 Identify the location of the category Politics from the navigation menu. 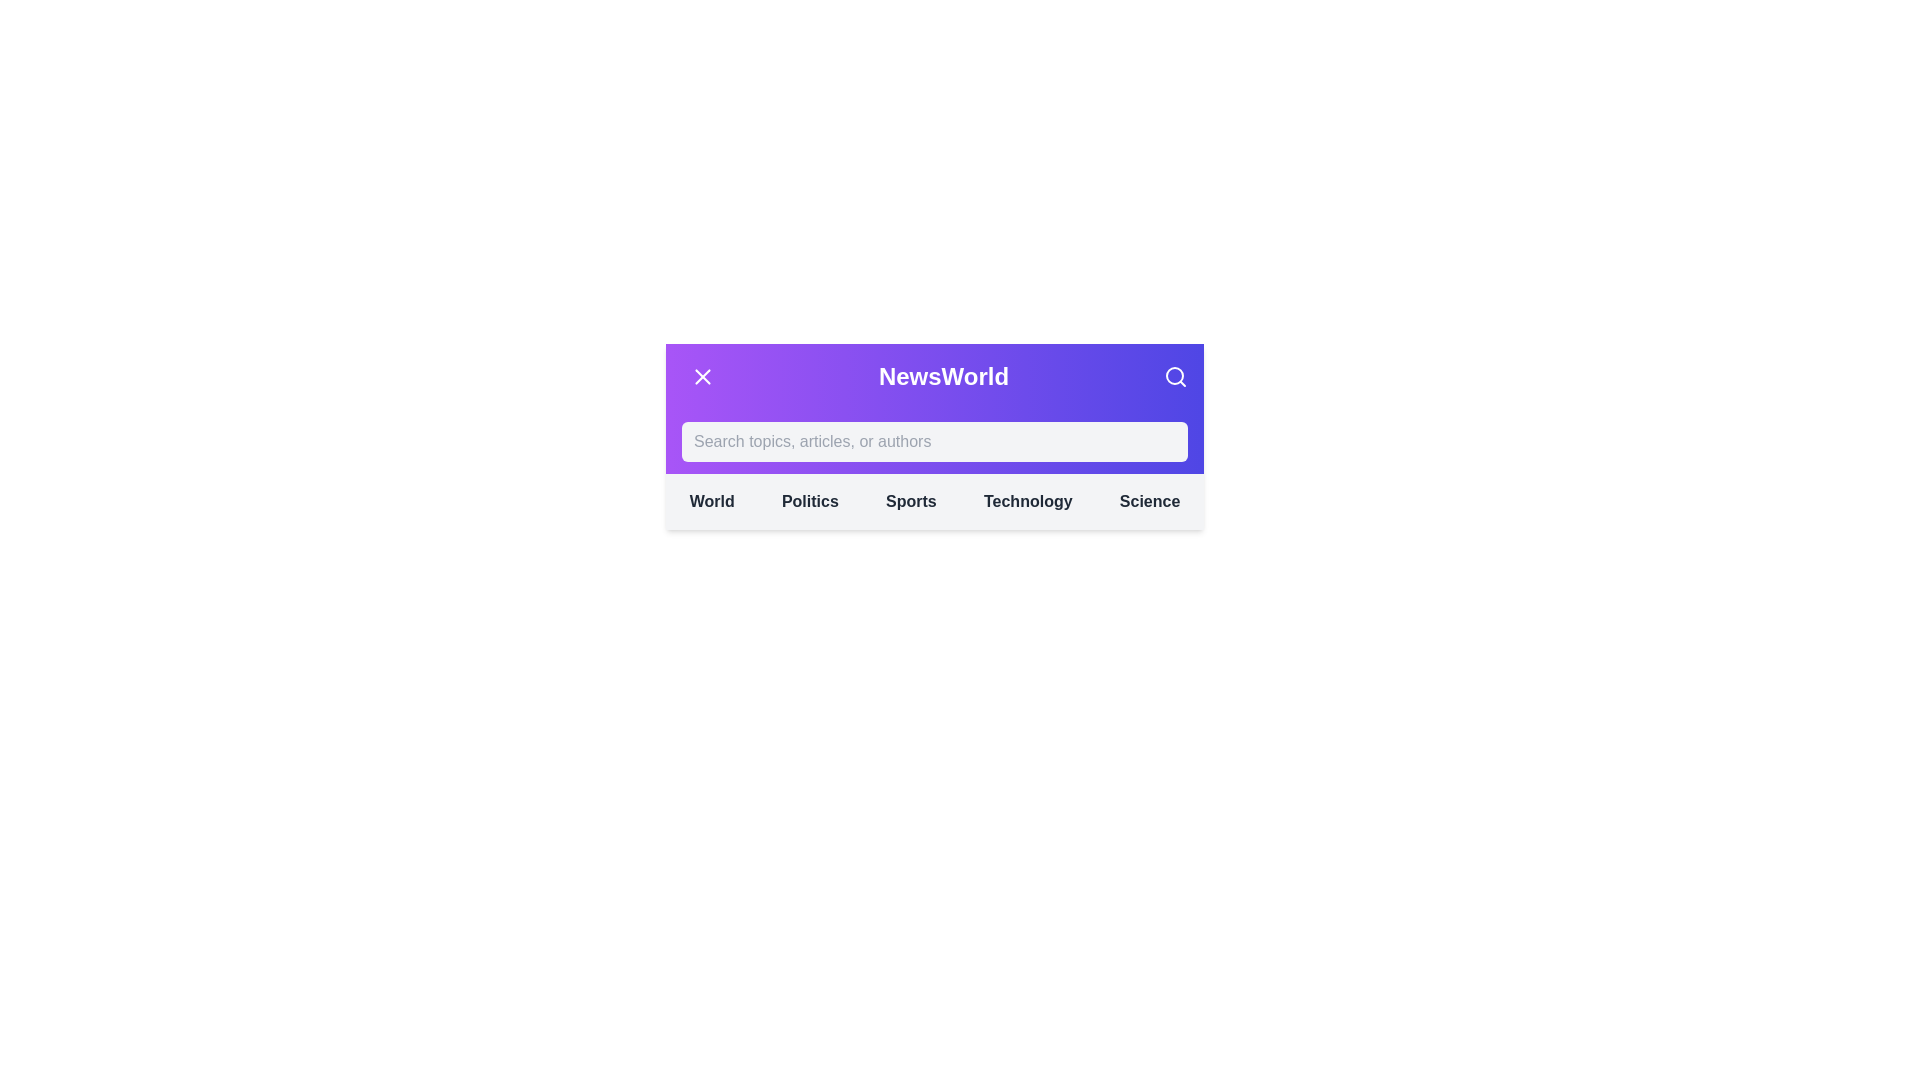
(810, 500).